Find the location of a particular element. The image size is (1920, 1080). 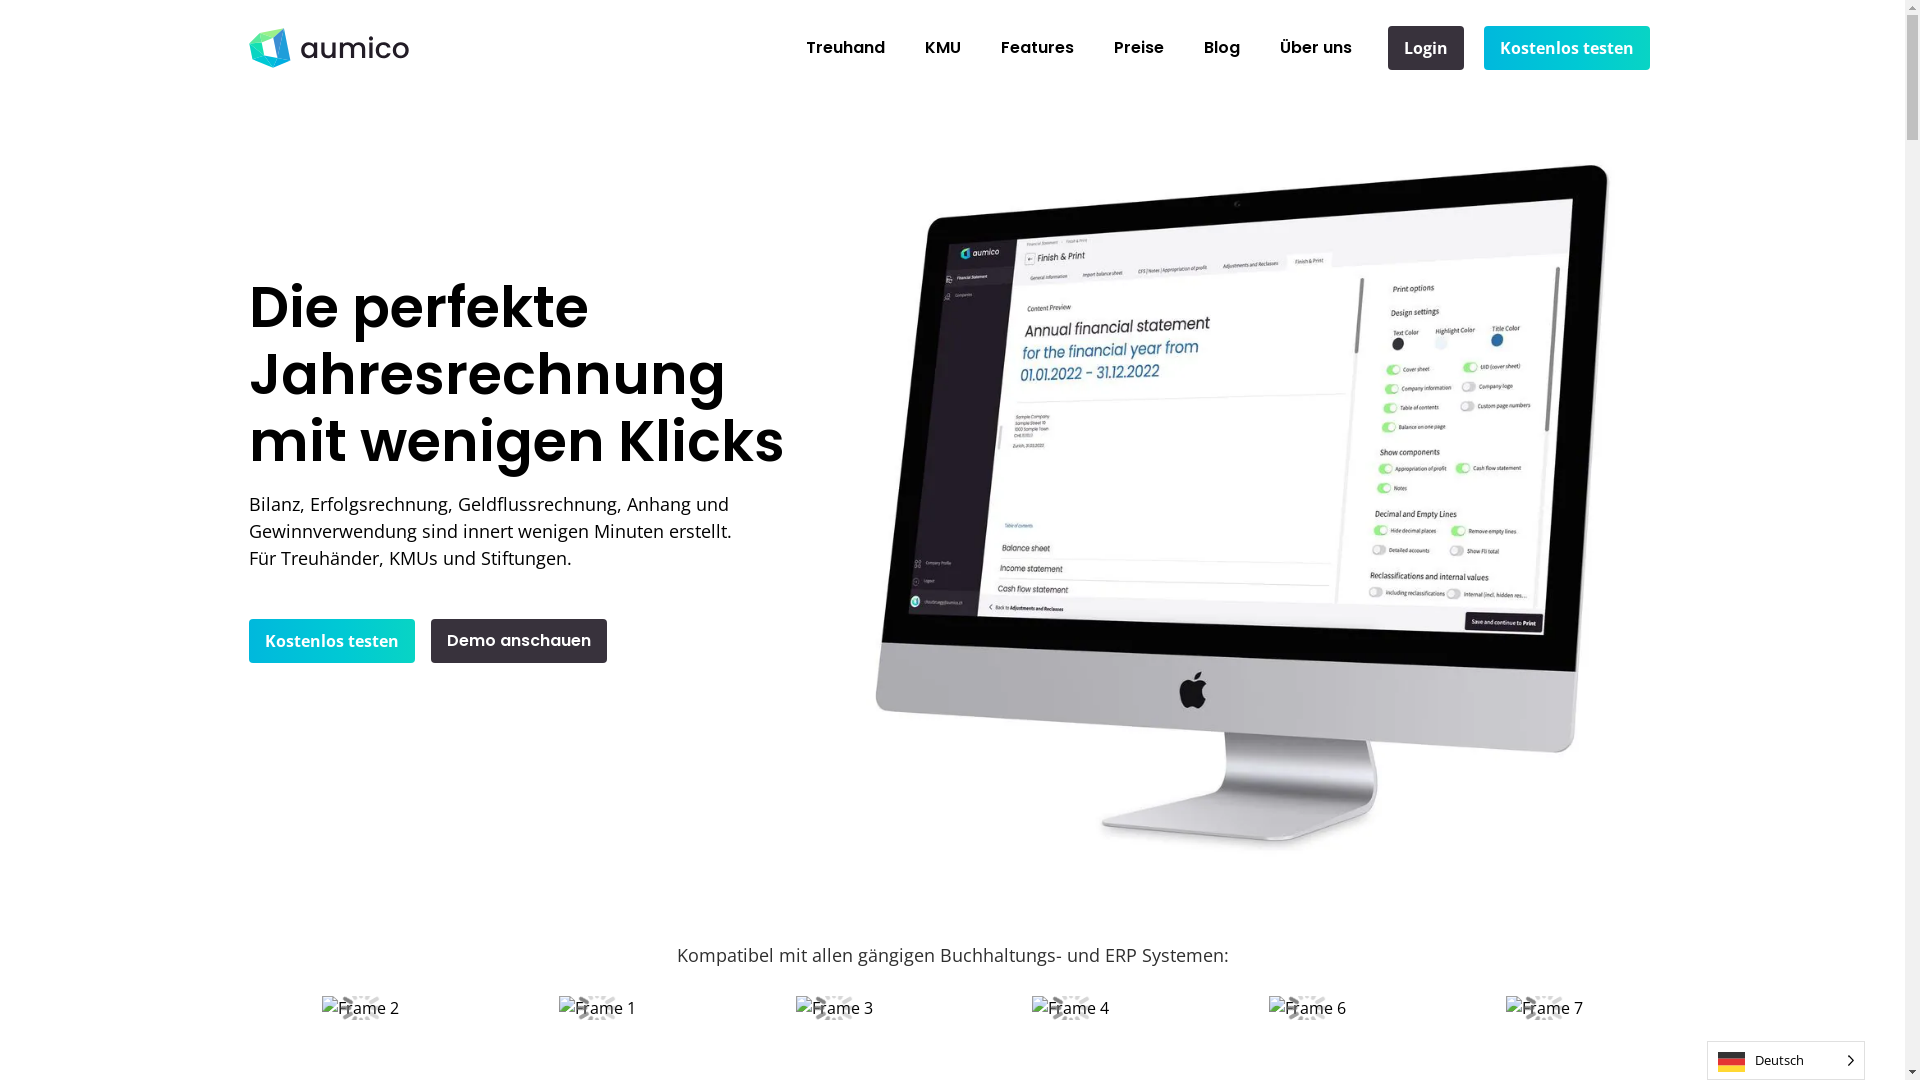

'Preise' is located at coordinates (1138, 46).